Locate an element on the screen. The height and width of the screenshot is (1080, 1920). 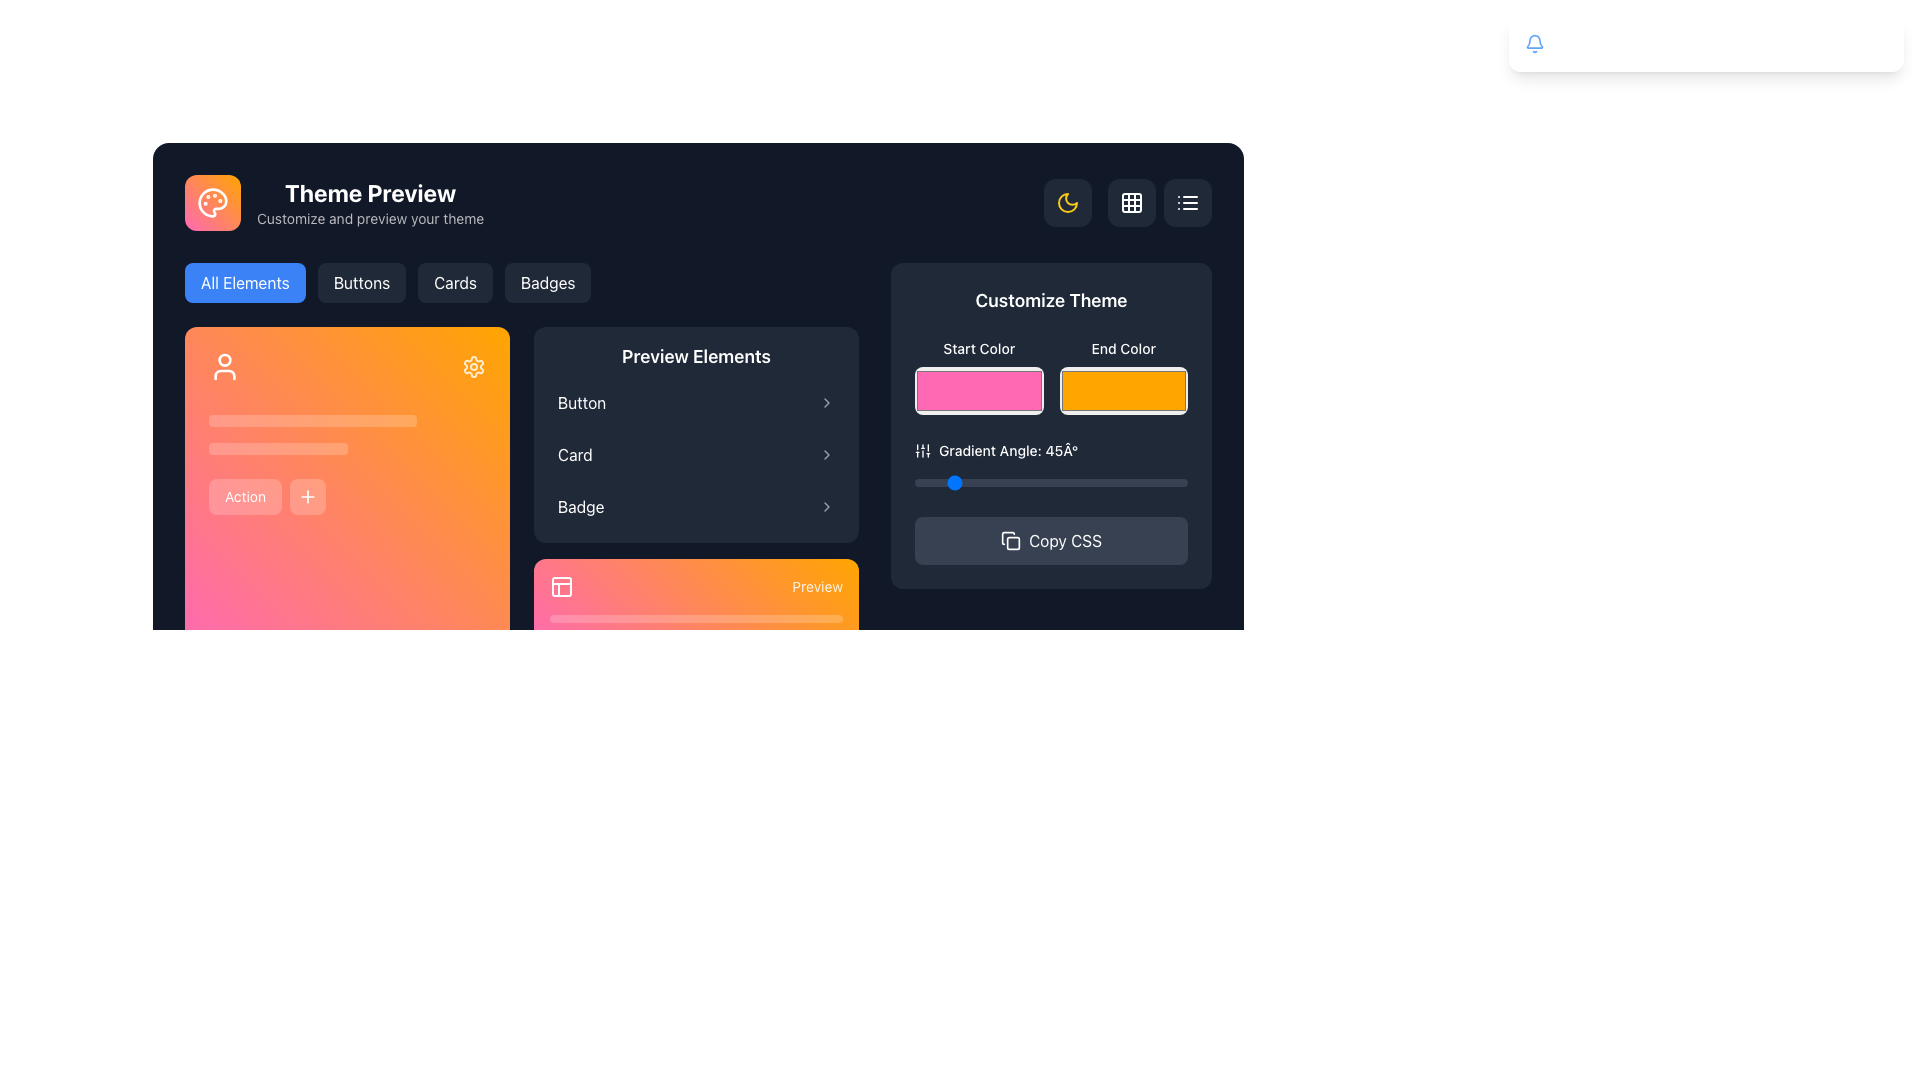
the grid icon located near the upper right corner of the interface is located at coordinates (1132, 203).